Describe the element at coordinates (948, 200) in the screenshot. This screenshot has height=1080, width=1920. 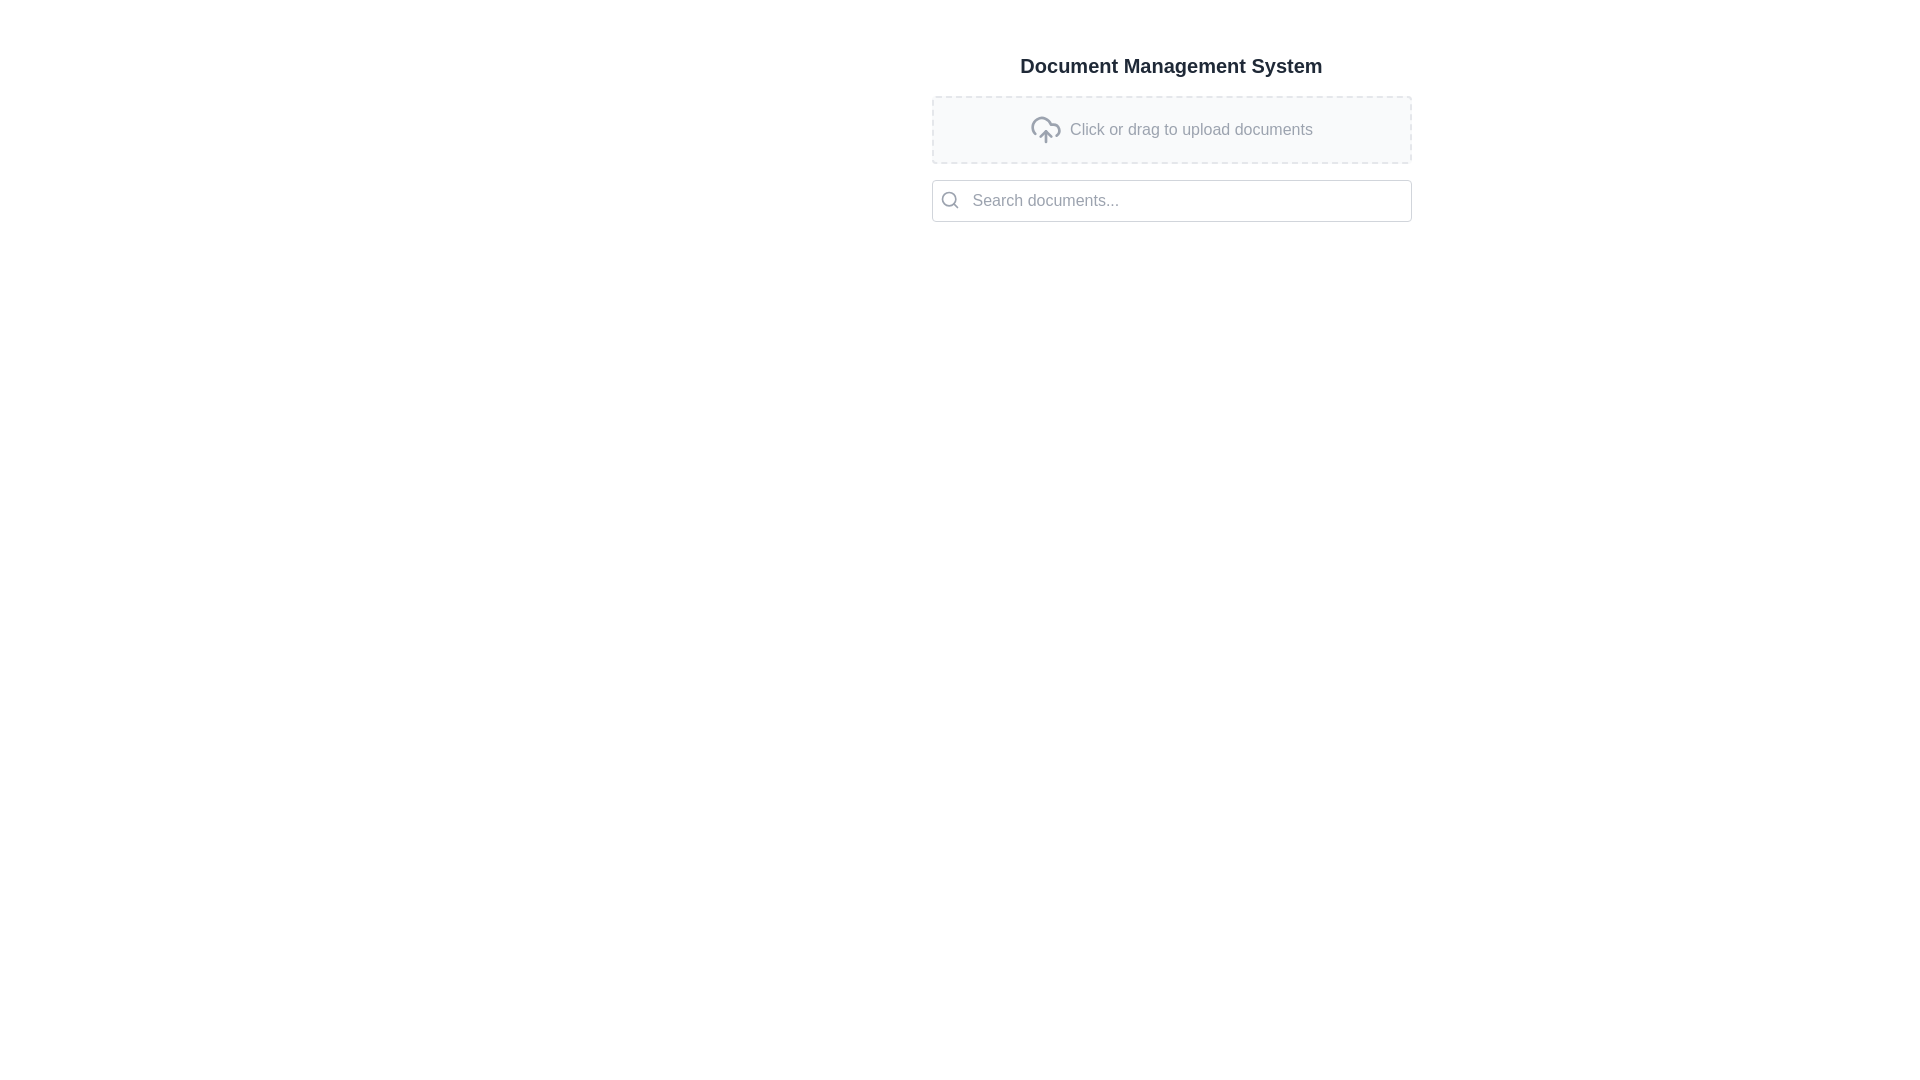
I see `the search icon located at the left edge of the search input area, adjacent to the placeholder text 'Search documents...'` at that location.